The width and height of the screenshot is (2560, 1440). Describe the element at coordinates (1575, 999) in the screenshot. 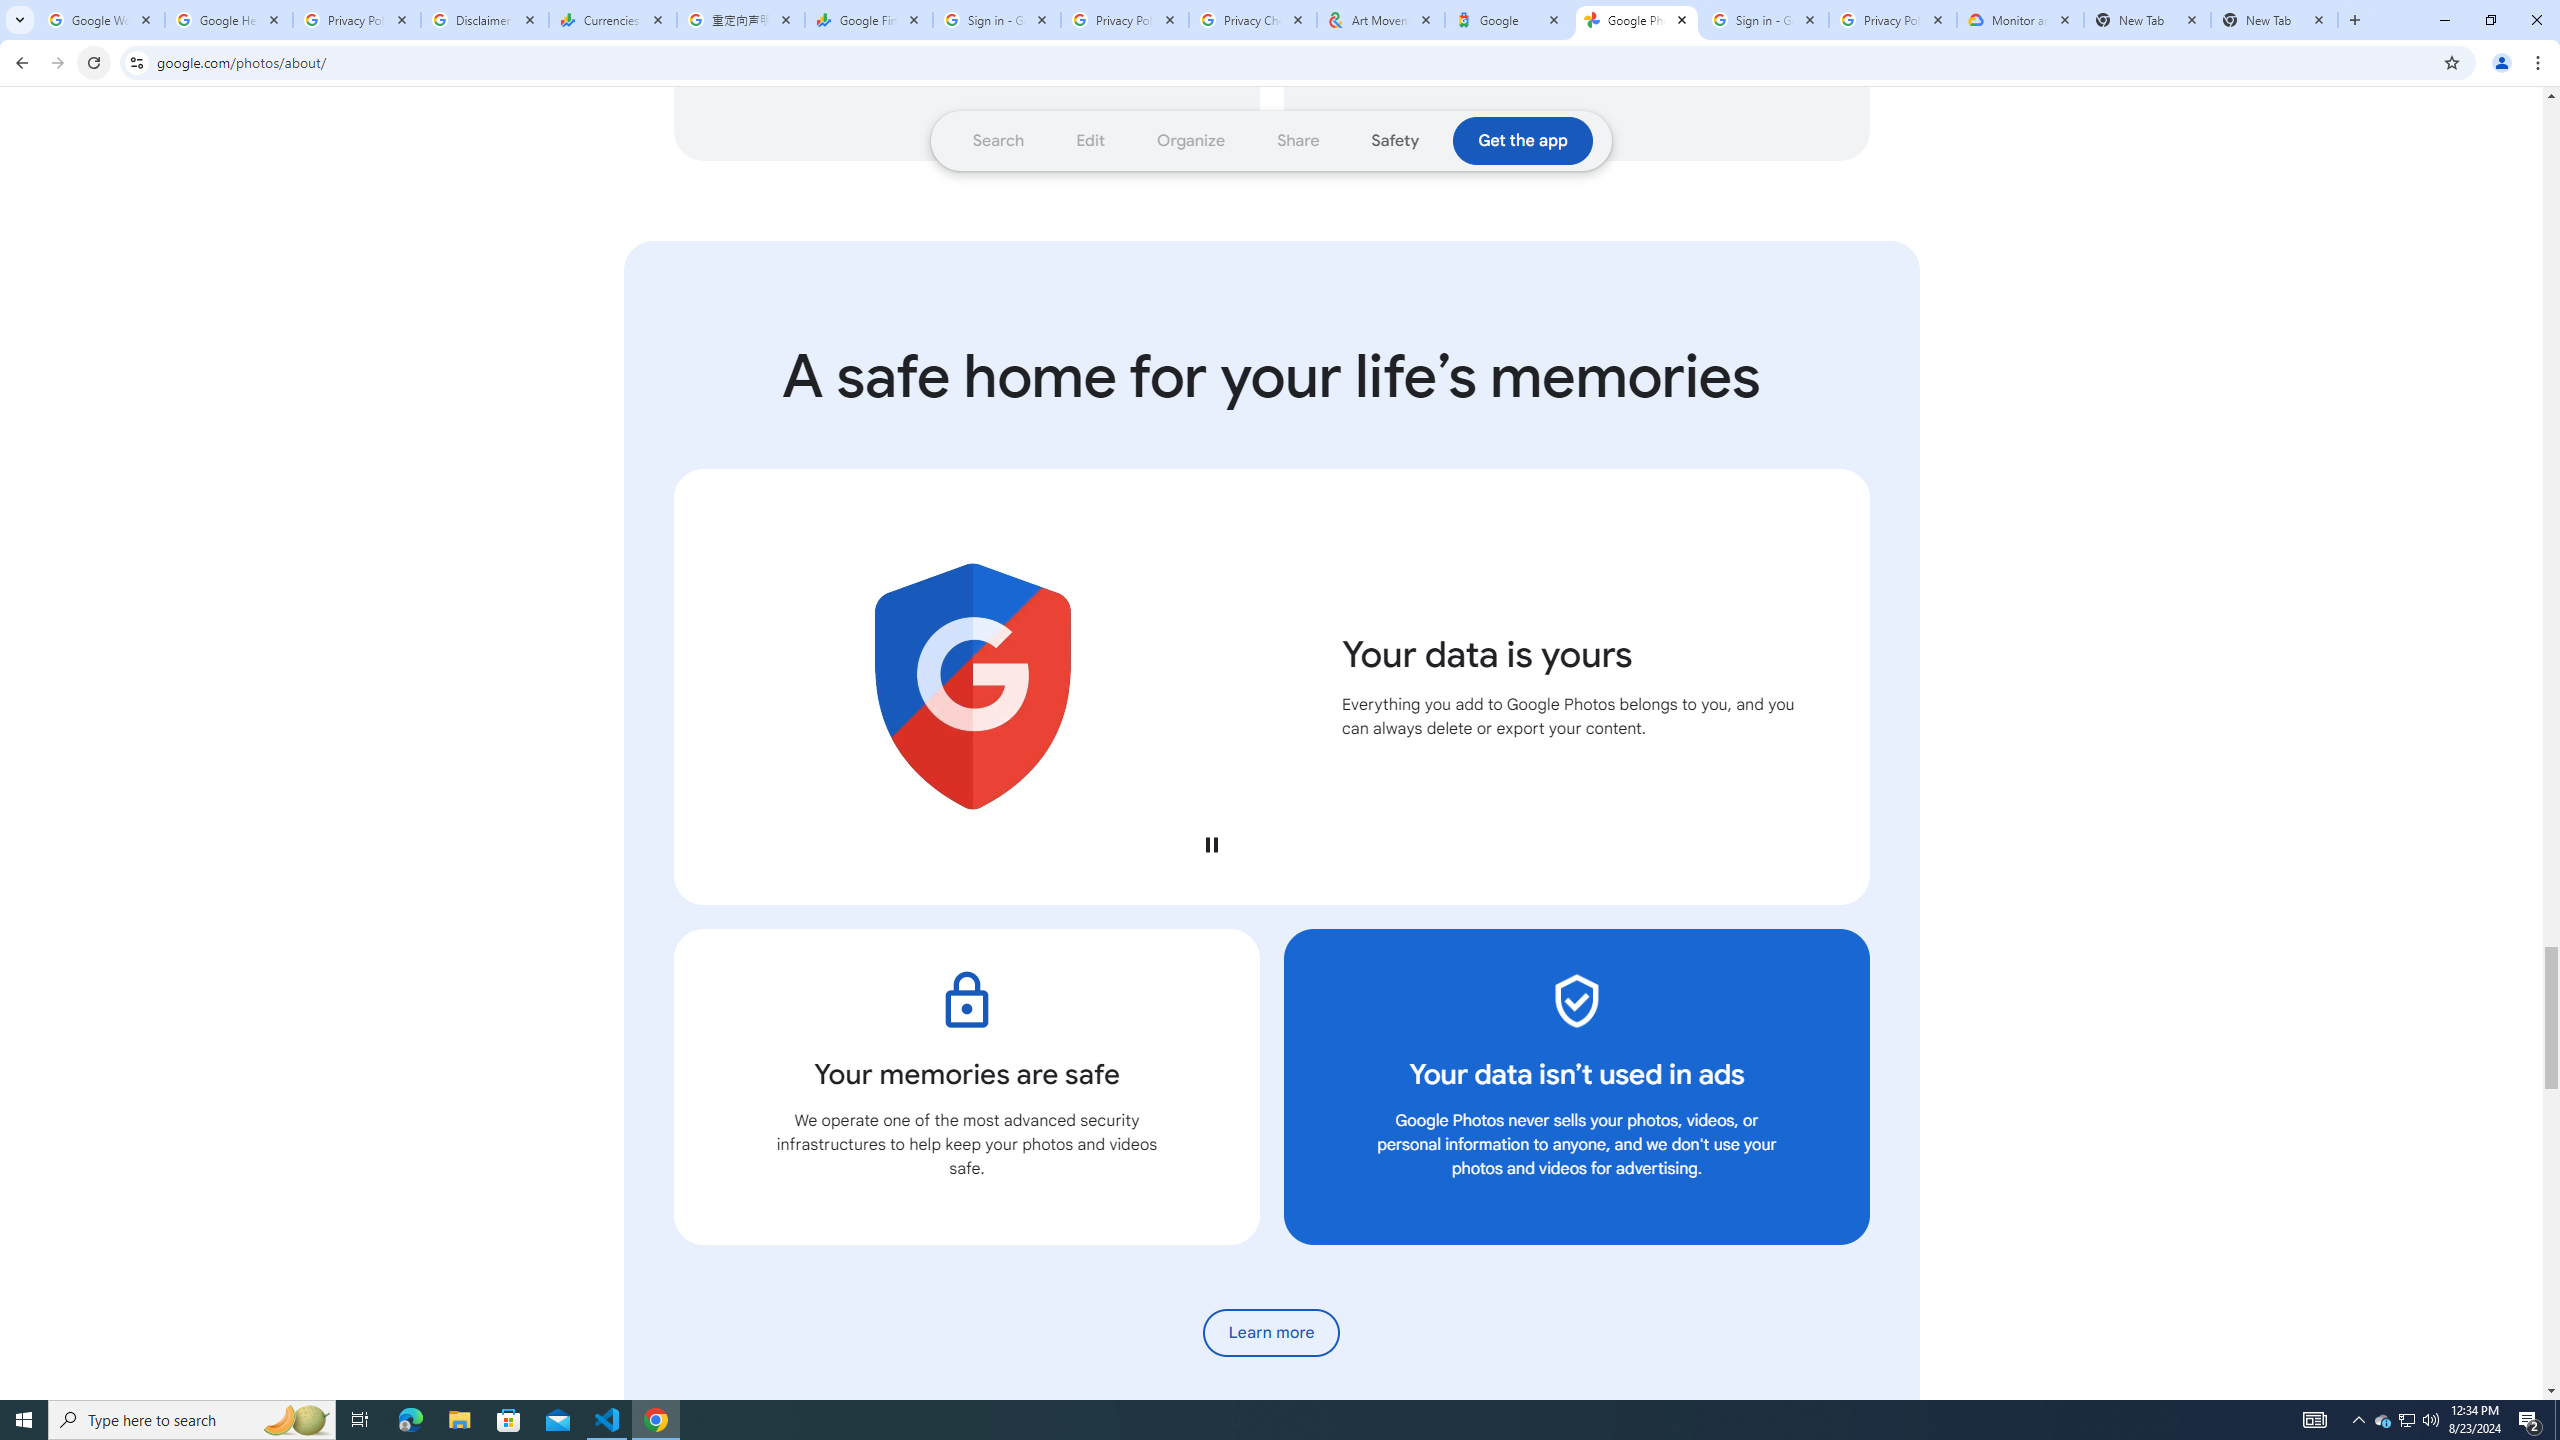

I see `'A checkmark icon.'` at that location.